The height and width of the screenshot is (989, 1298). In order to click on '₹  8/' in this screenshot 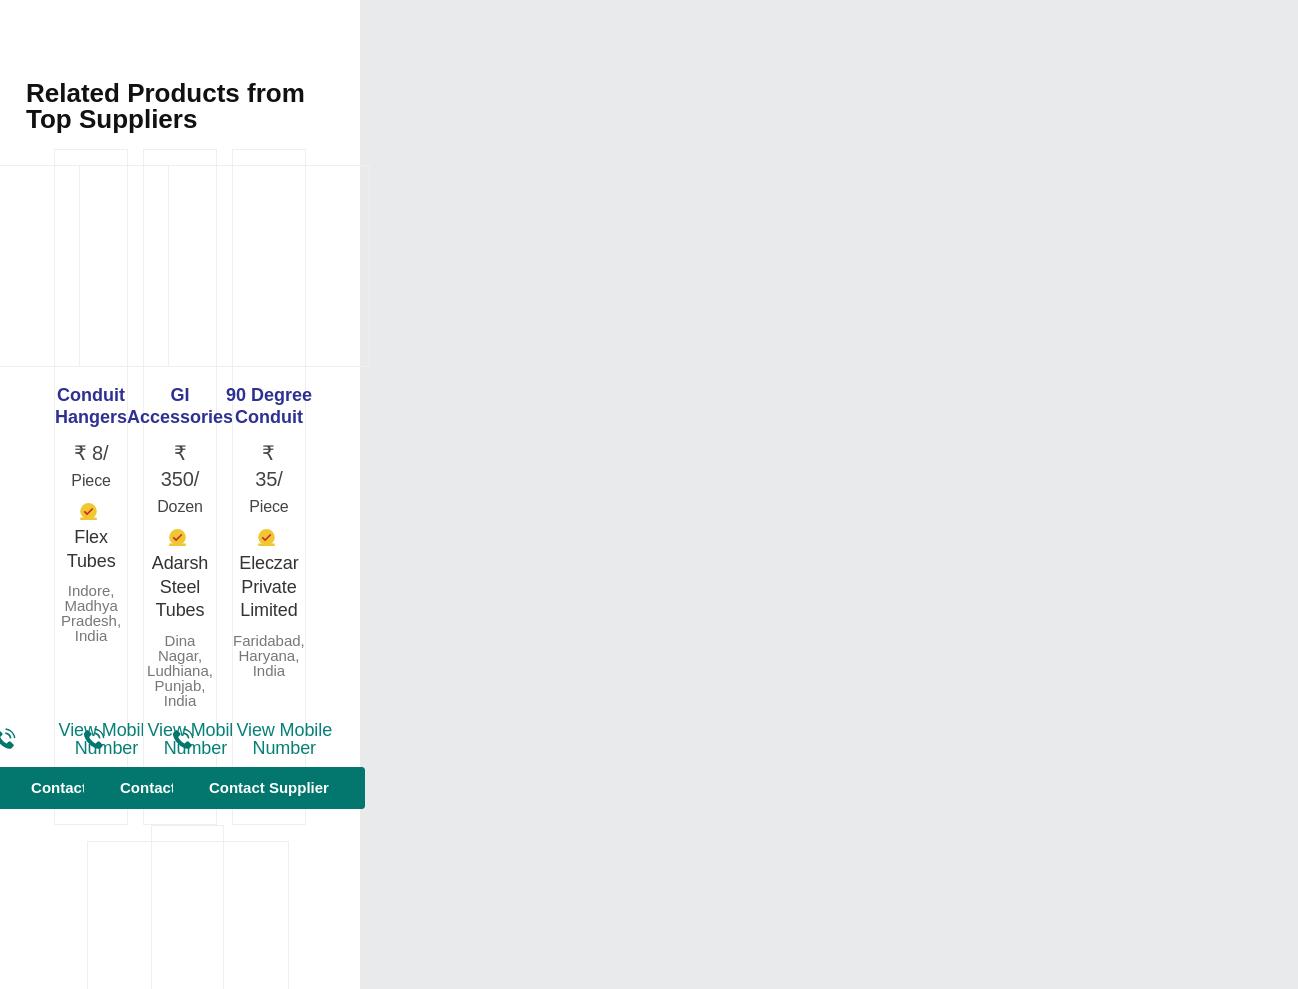, I will do `click(90, 451)`.